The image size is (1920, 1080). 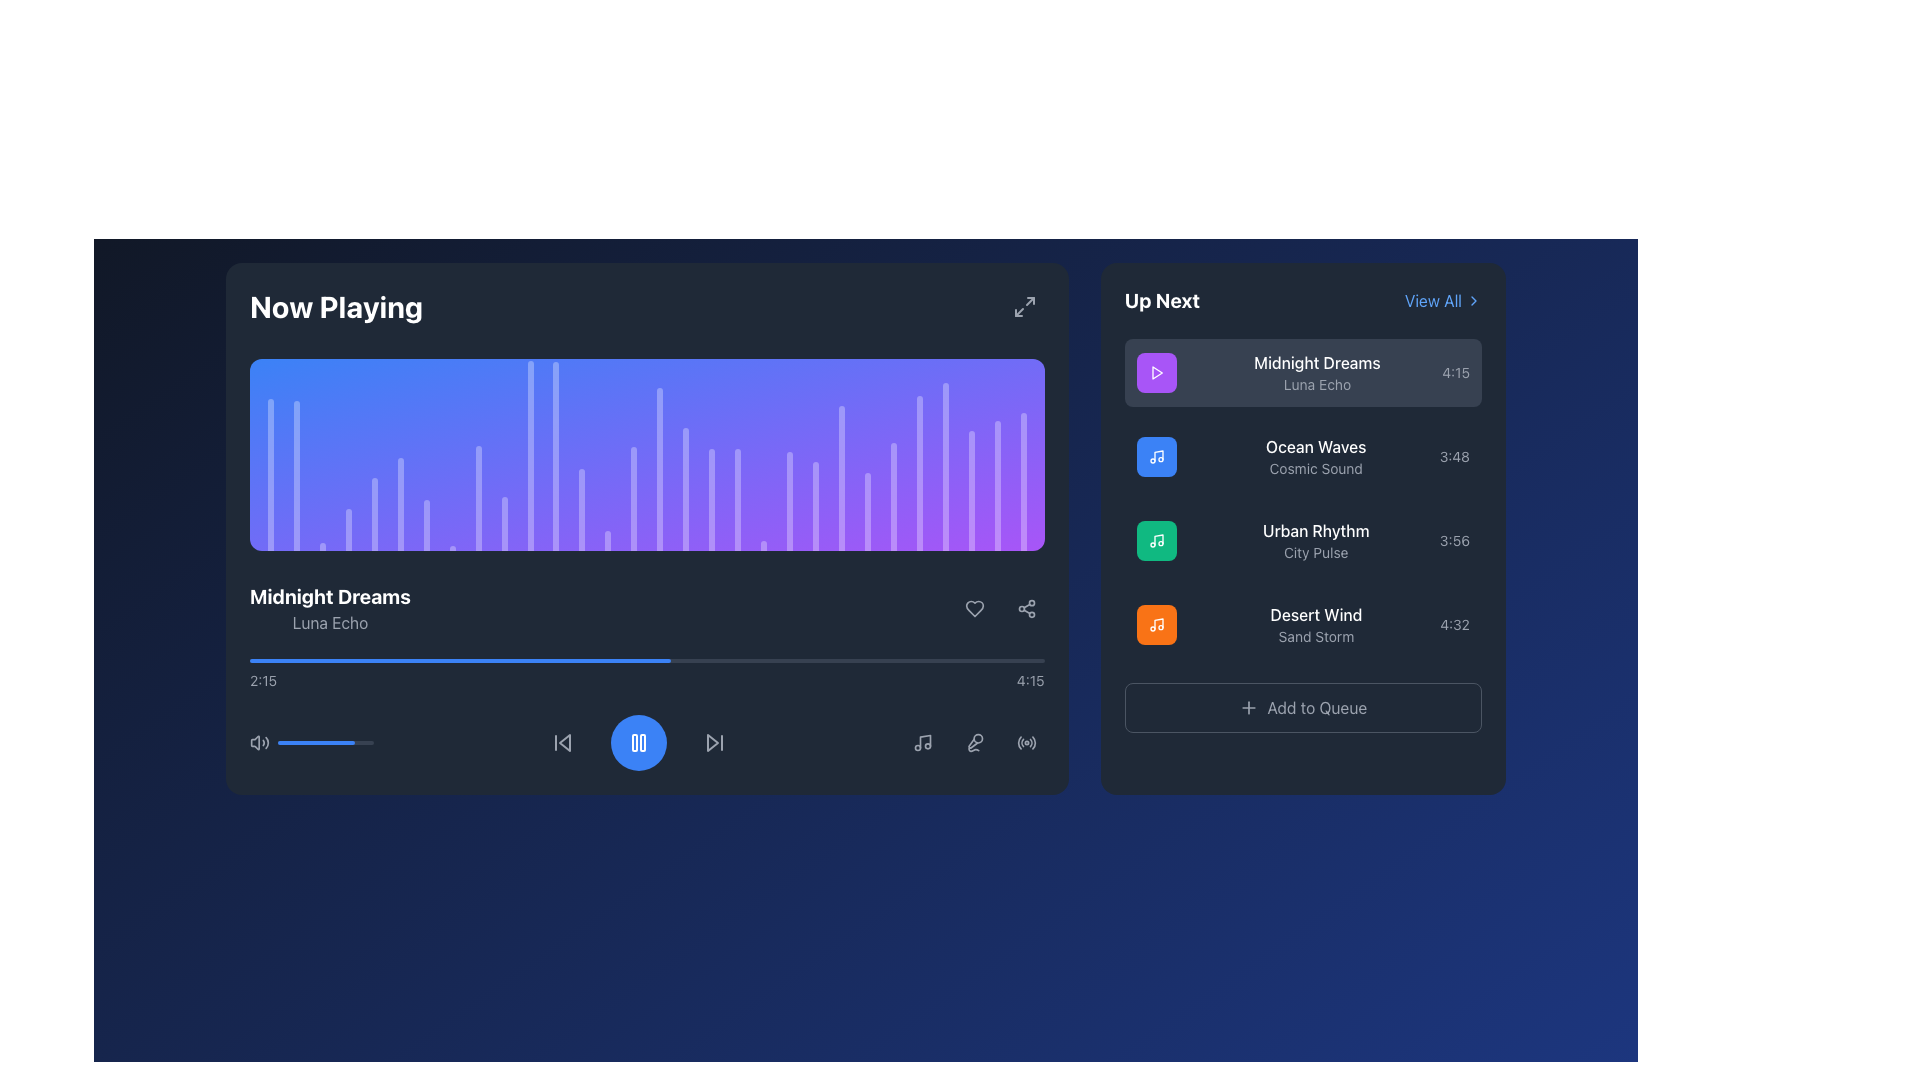 I want to click on the progression of the slim horizontal progress bar located in the 'Now Playing' section, which is styled with a gray background and a blue progression overlay, so click(x=647, y=660).